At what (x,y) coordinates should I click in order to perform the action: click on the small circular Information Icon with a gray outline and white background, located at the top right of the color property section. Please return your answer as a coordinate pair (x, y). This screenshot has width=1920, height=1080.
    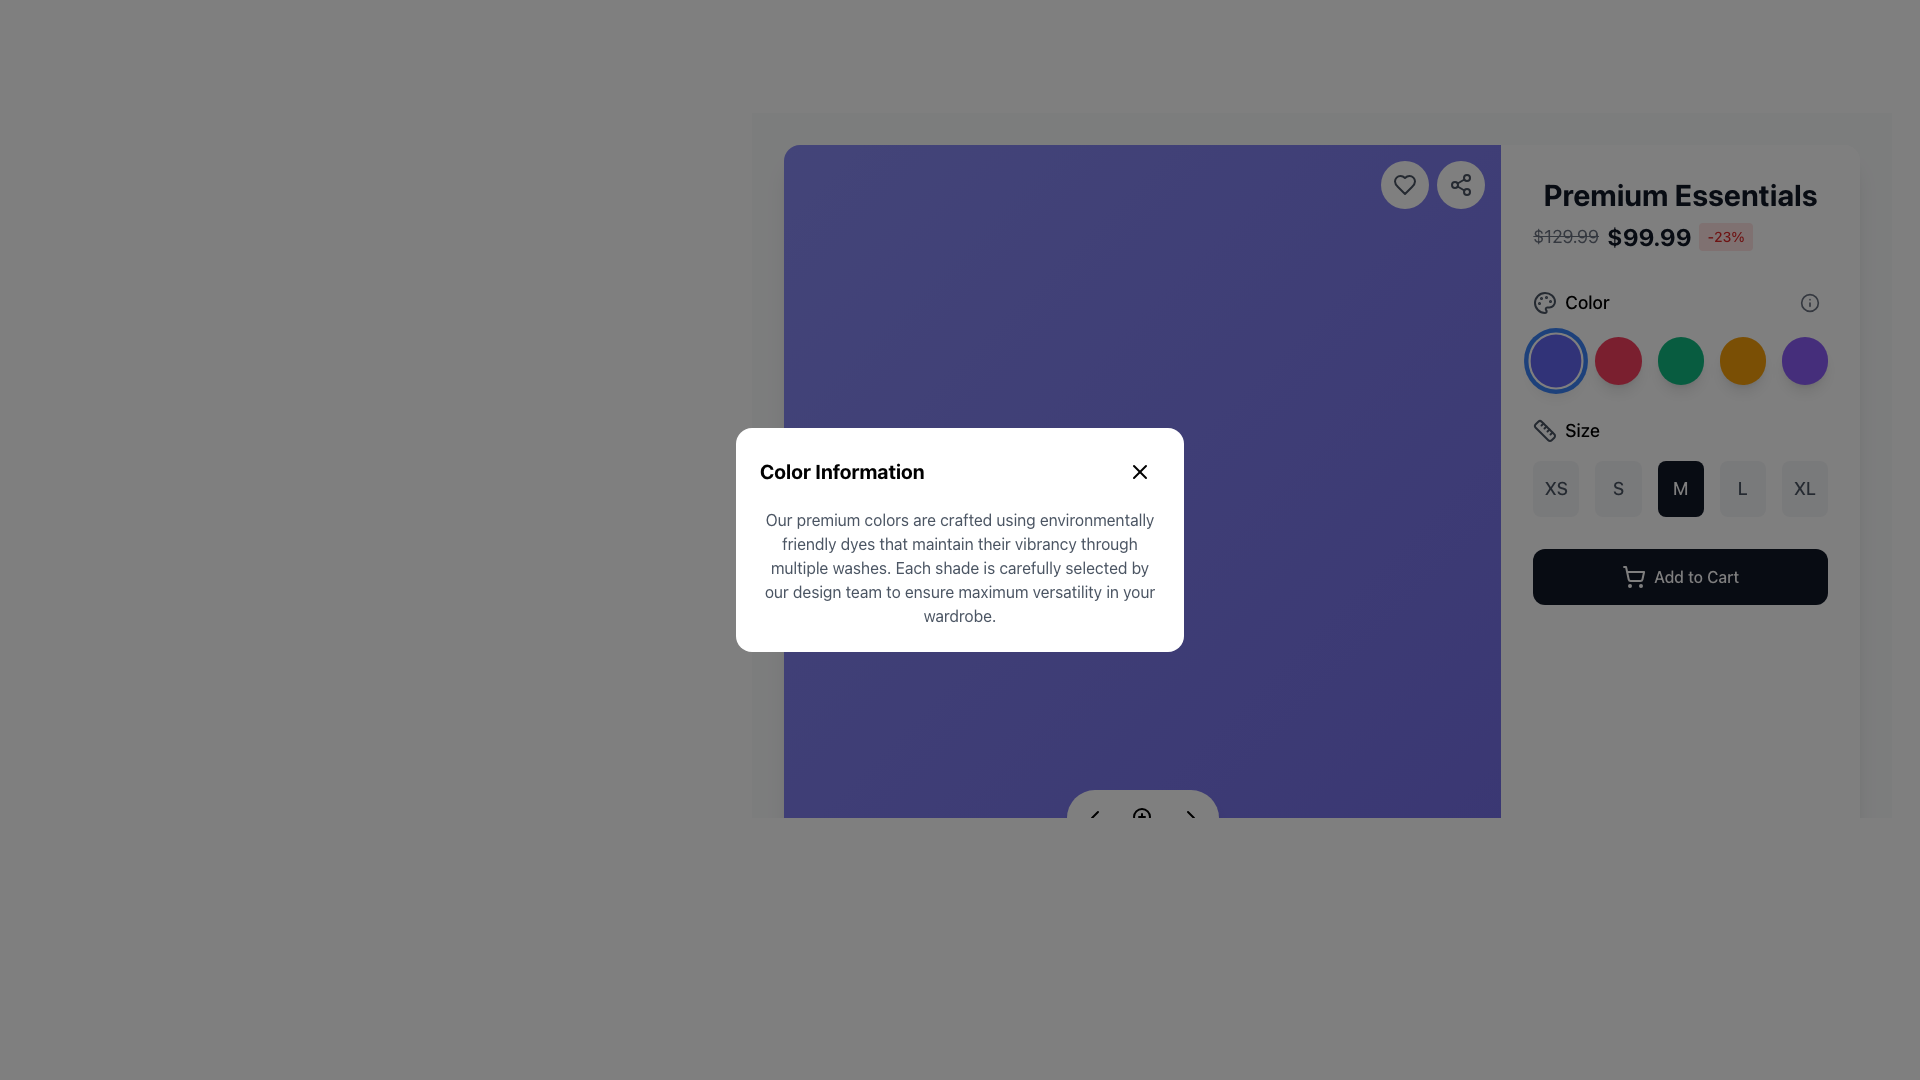
    Looking at the image, I should click on (1809, 303).